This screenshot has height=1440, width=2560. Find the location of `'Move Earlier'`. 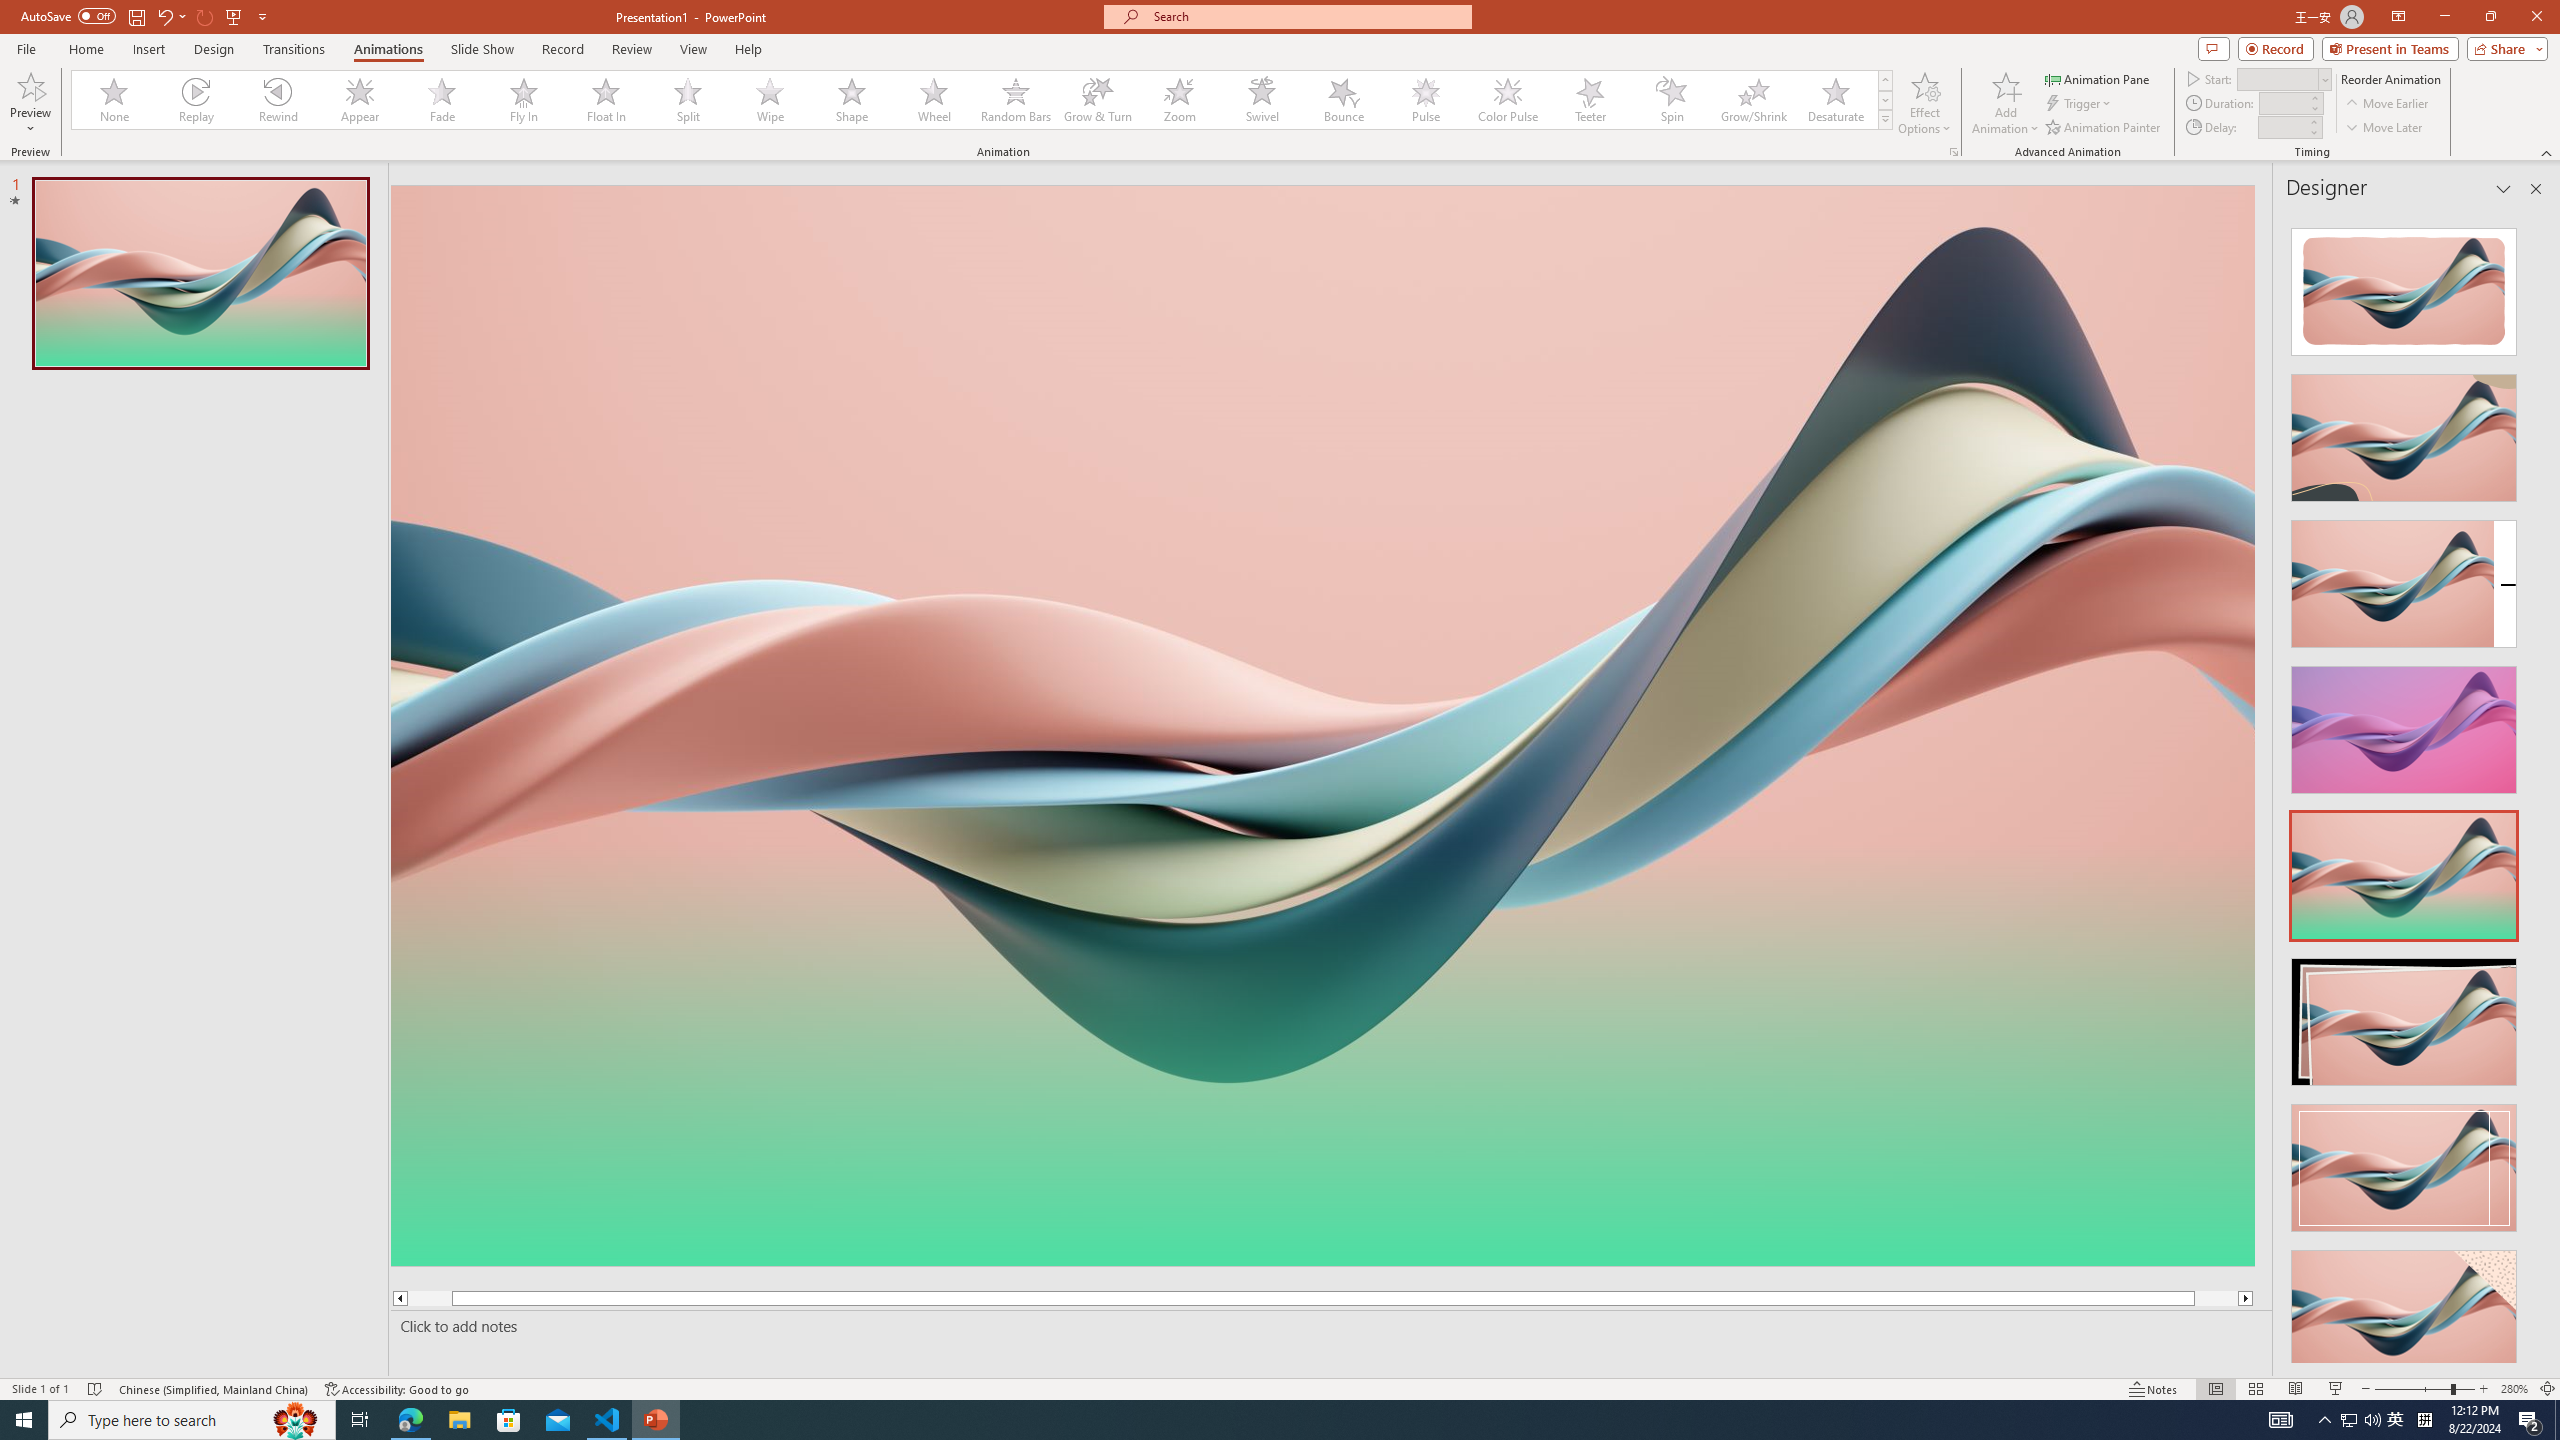

'Move Earlier' is located at coordinates (2386, 103).